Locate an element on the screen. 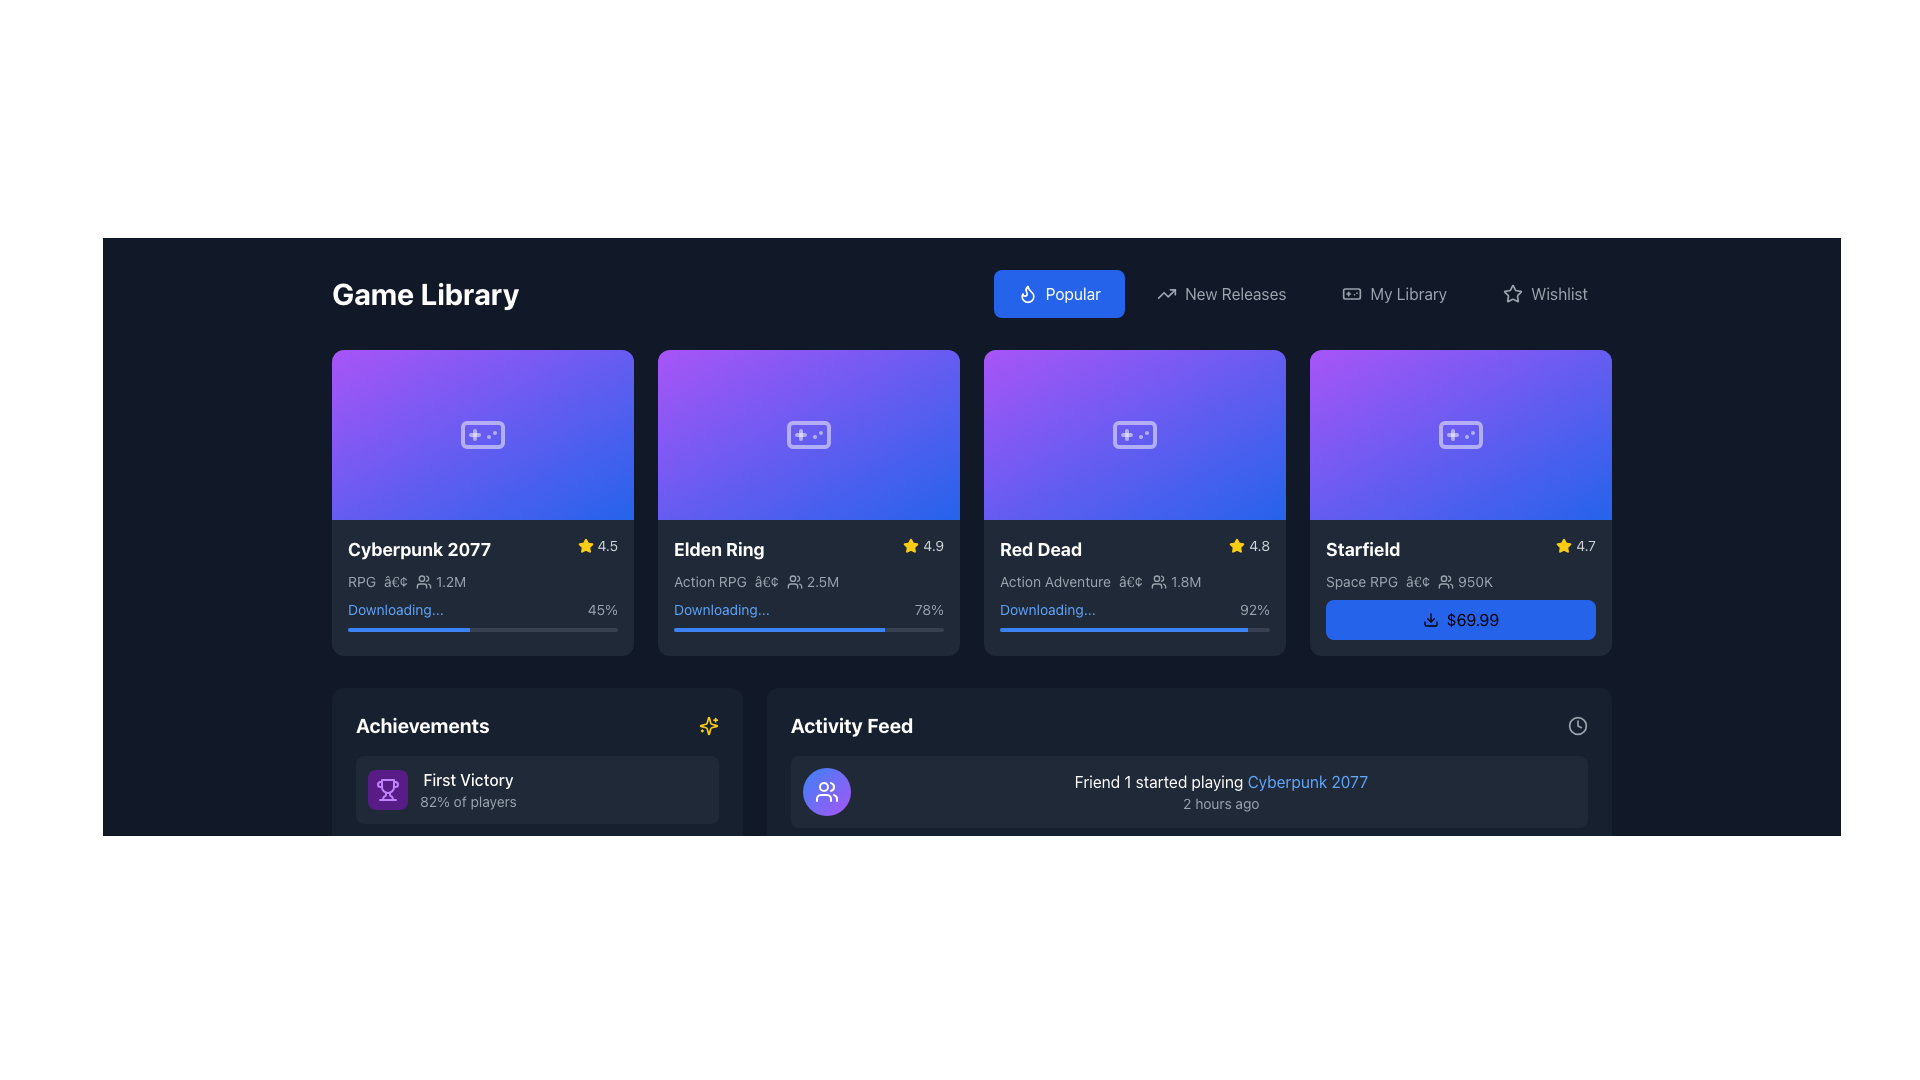 The image size is (1920, 1080). the text label displaying '45%' in light gray on a dark background, located next to the 'Downloading...' label in the bottom part of the first tile of the game card grid is located at coordinates (601, 608).